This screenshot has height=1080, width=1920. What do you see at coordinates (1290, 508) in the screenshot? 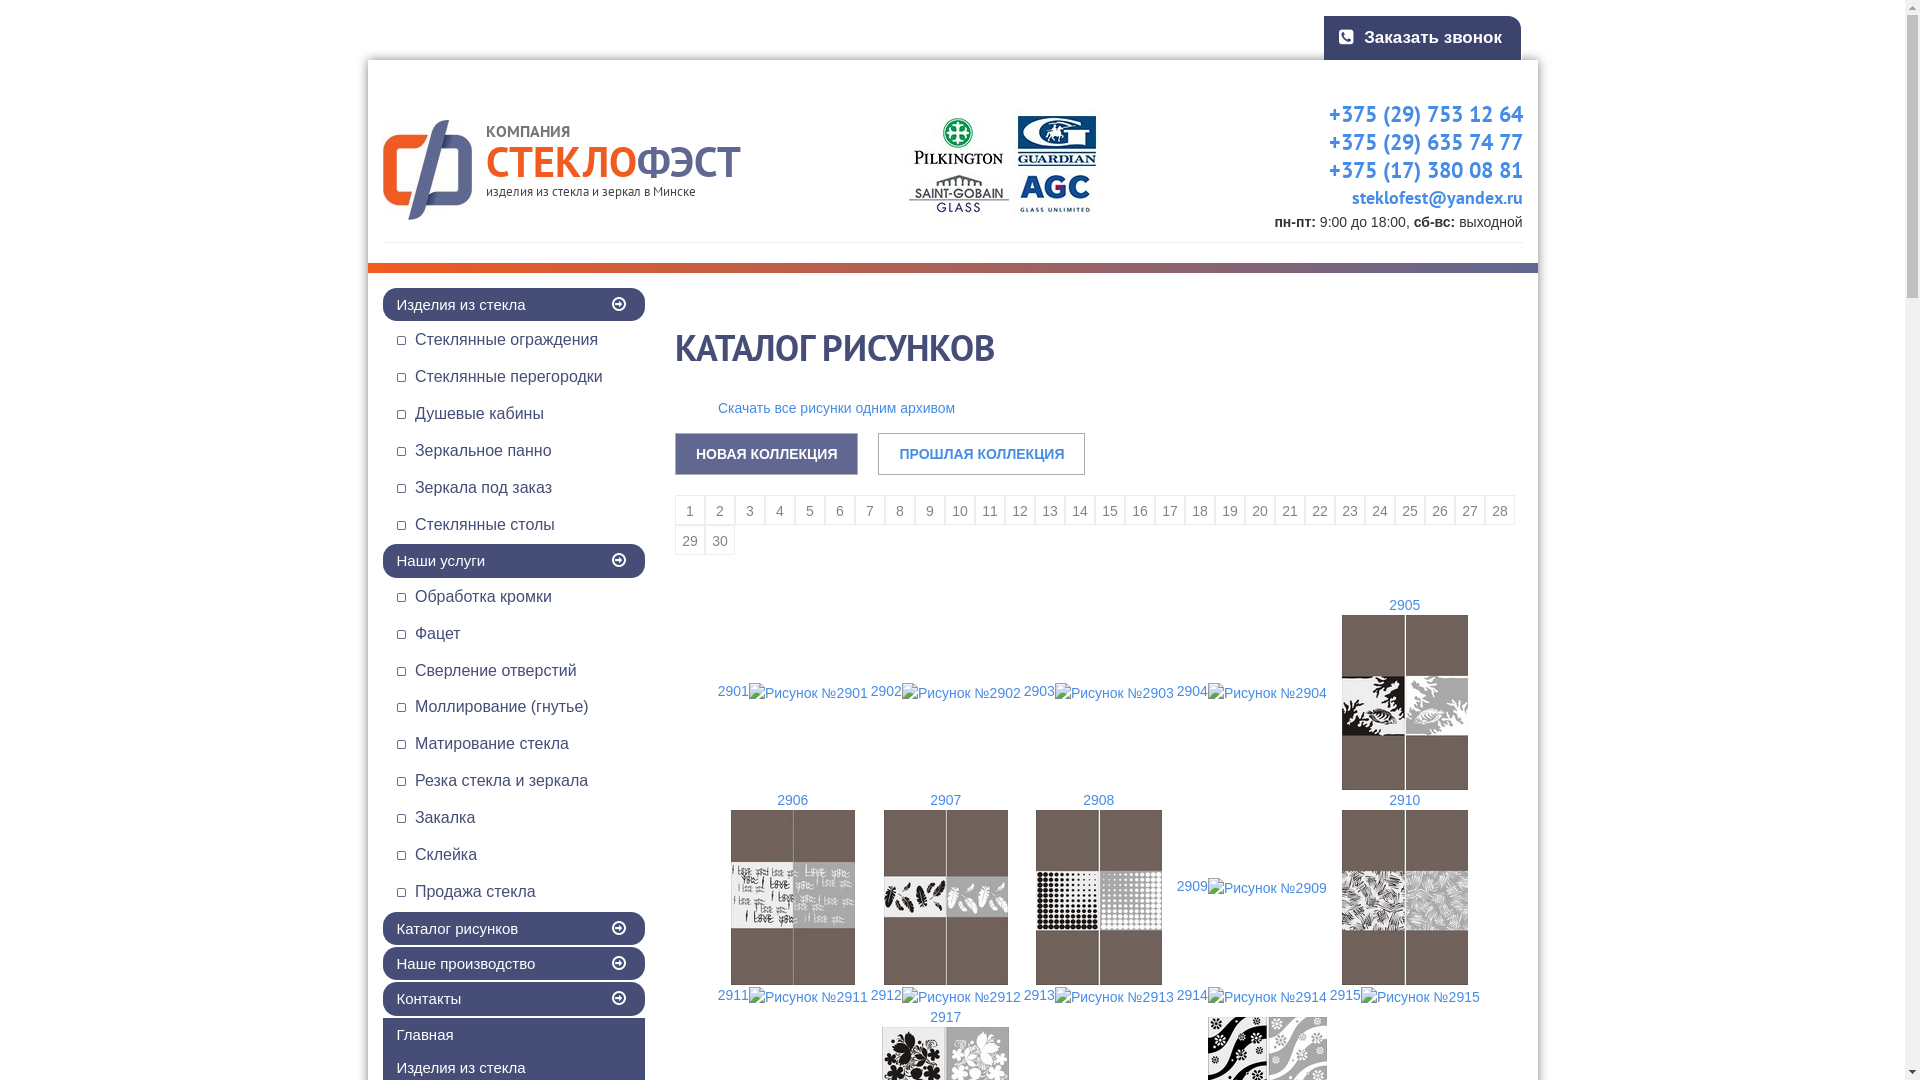
I see `'21'` at bounding box center [1290, 508].